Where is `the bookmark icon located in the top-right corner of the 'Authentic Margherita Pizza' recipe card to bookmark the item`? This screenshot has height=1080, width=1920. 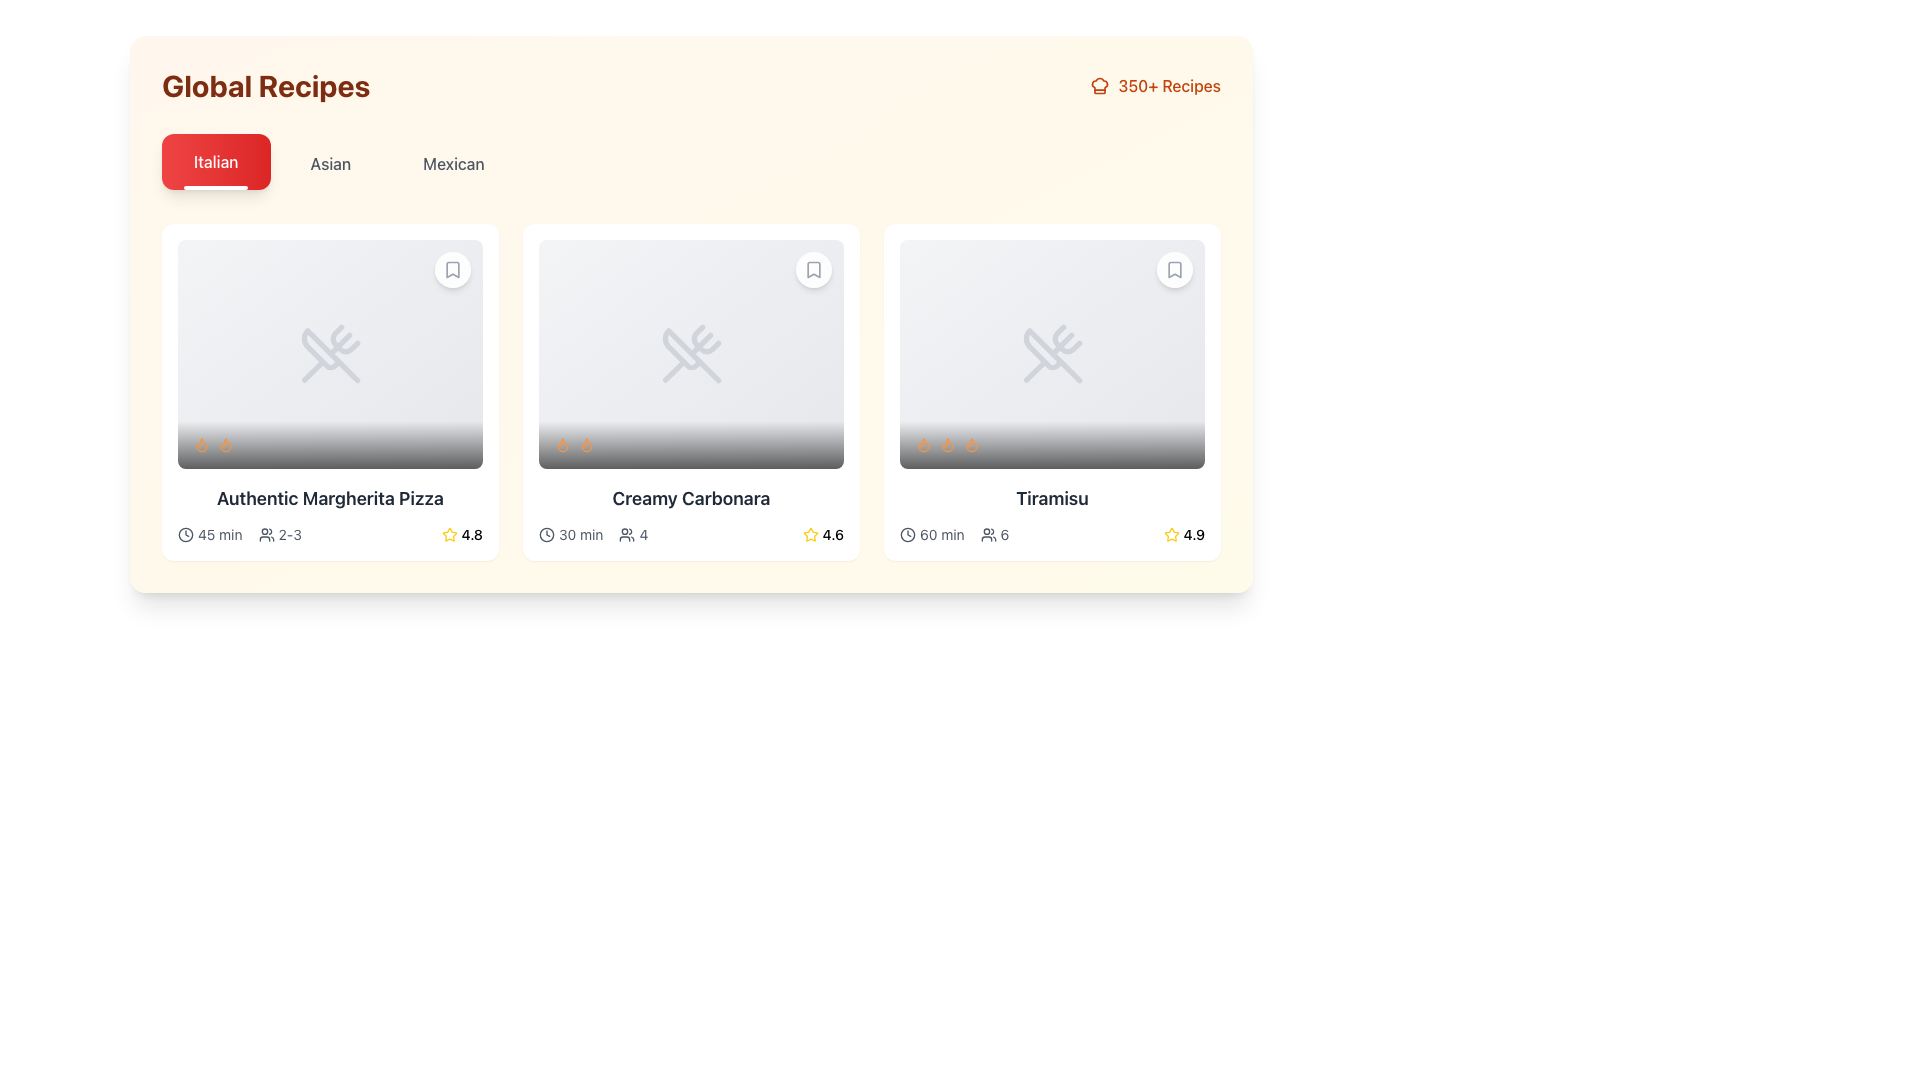 the bookmark icon located in the top-right corner of the 'Authentic Margherita Pizza' recipe card to bookmark the item is located at coordinates (451, 270).